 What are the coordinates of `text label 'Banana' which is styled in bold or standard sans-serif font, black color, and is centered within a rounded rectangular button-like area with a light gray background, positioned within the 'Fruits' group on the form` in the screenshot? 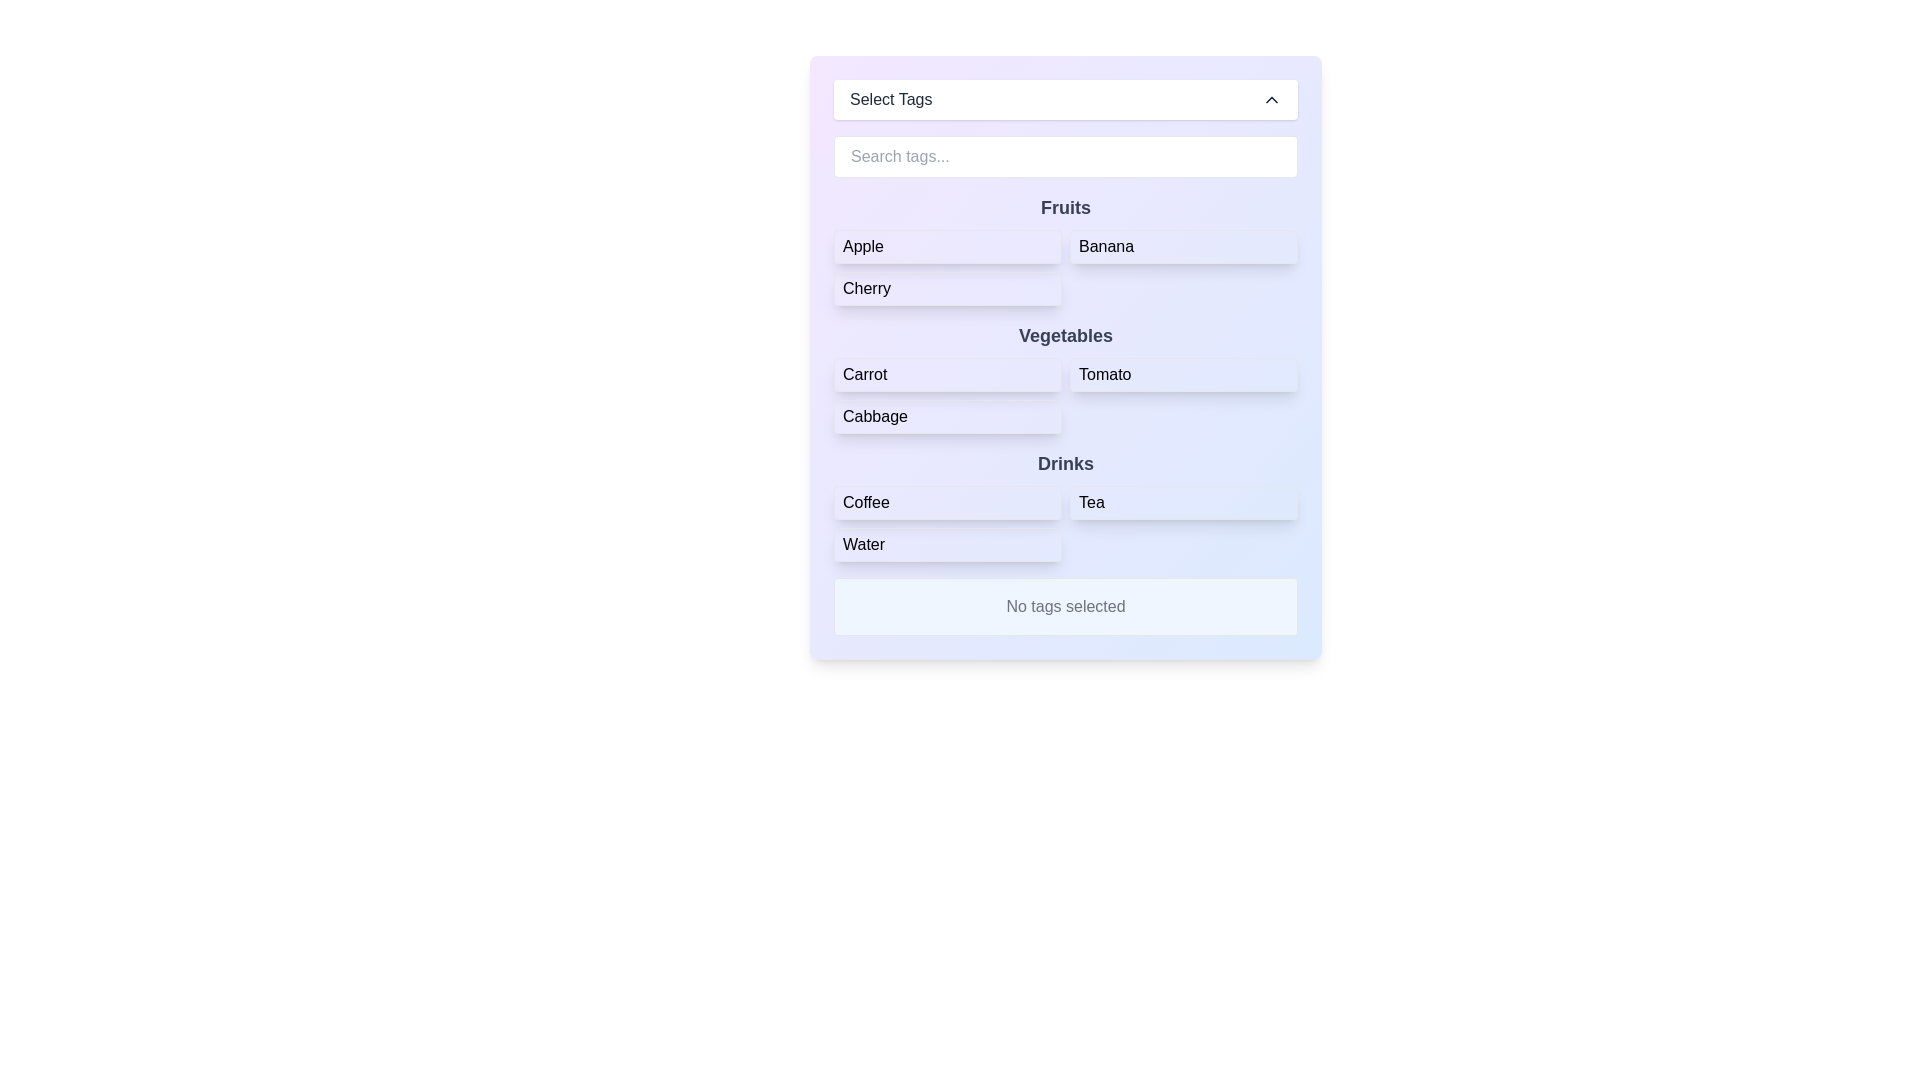 It's located at (1105, 245).